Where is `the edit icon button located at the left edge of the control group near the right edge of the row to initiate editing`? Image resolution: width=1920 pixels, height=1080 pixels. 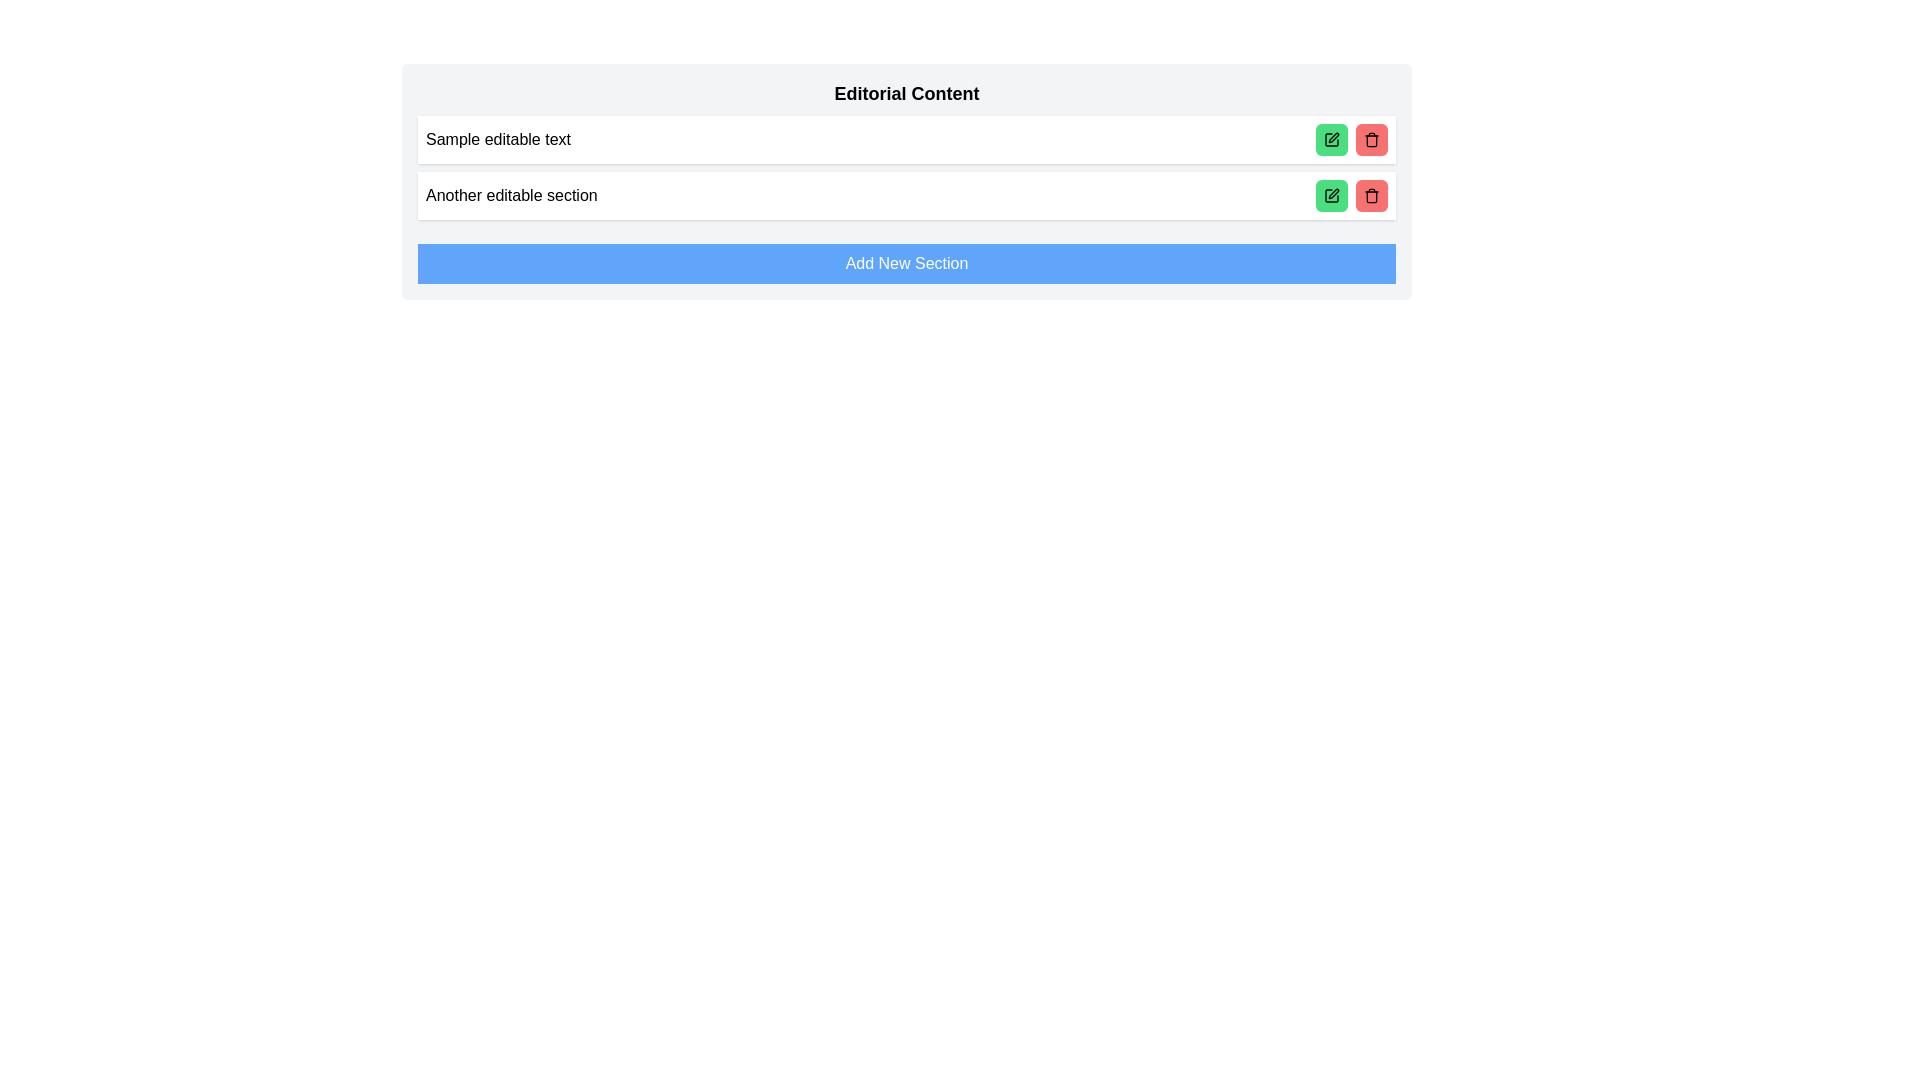 the edit icon button located at the left edge of the control group near the right edge of the row to initiate editing is located at coordinates (1331, 138).